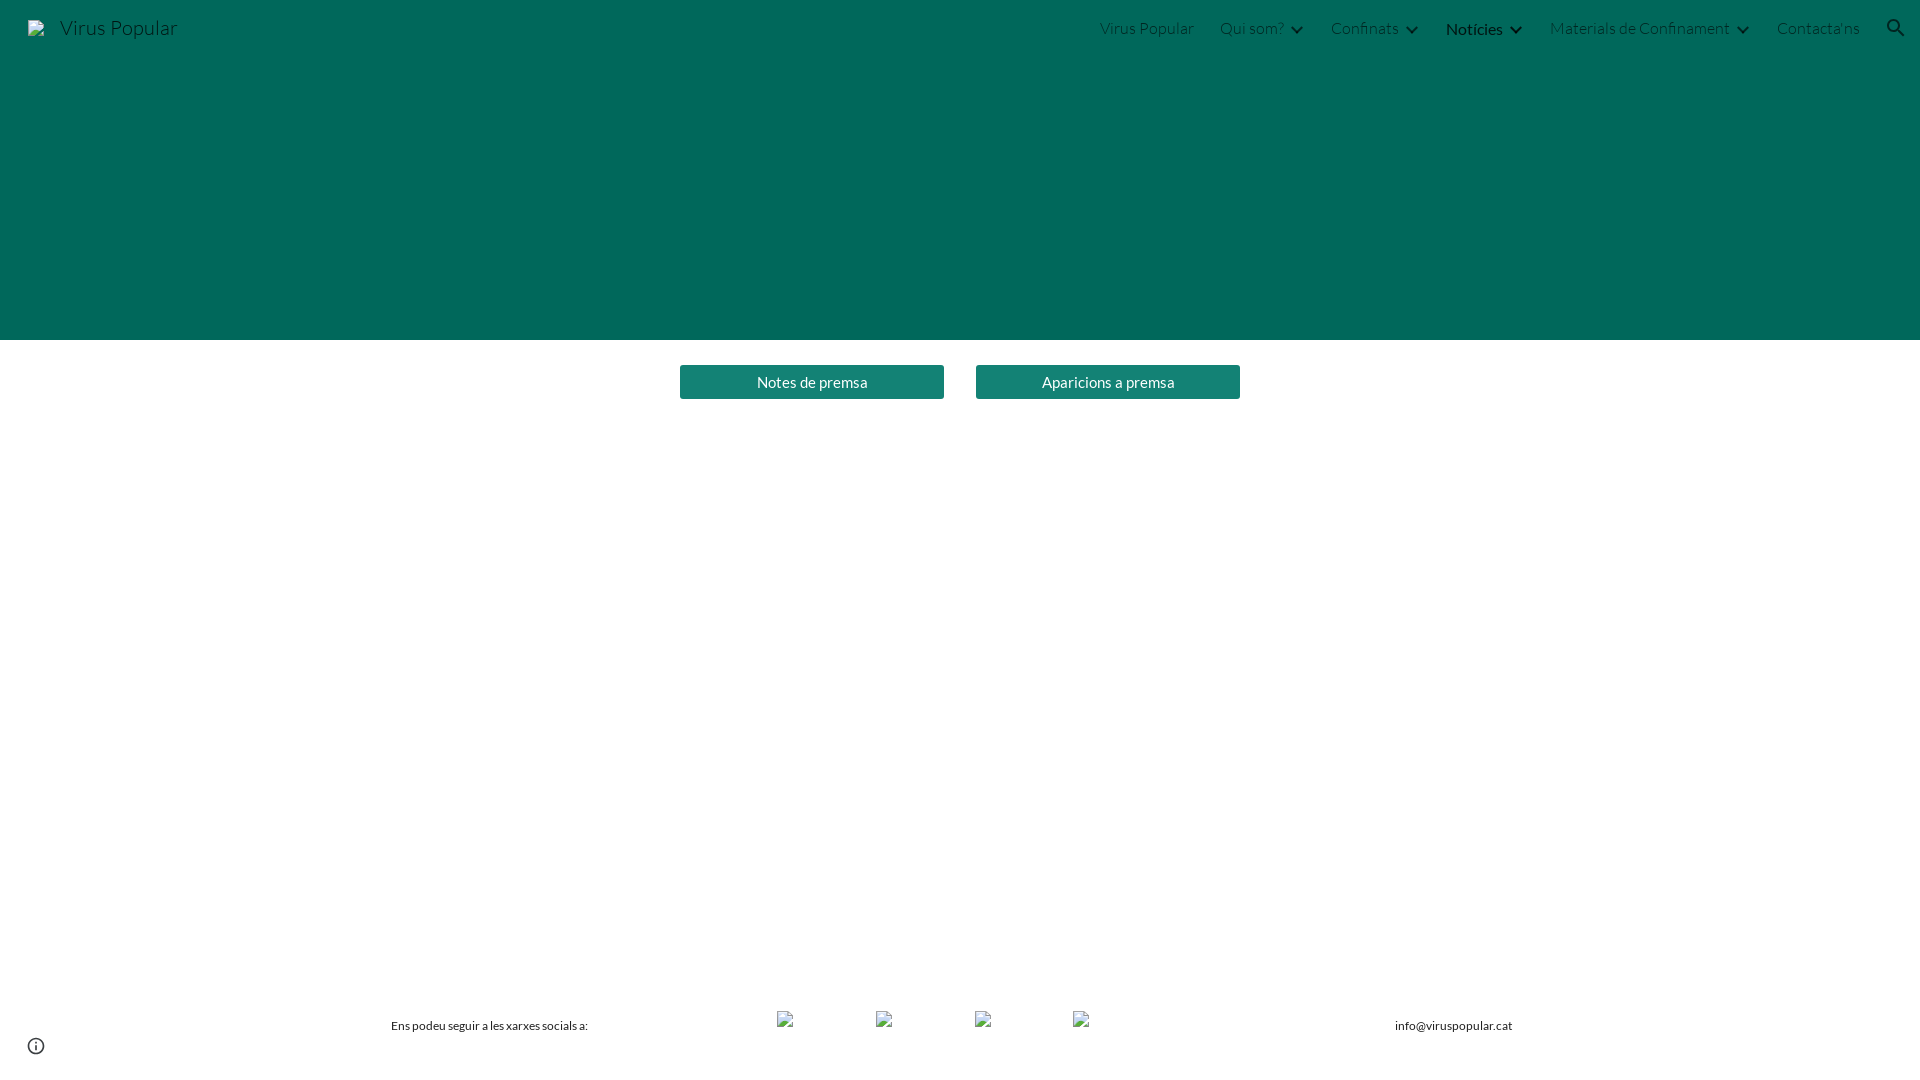 The height and width of the screenshot is (1080, 1920). I want to click on 'Expand/Collapse', so click(1296, 27).